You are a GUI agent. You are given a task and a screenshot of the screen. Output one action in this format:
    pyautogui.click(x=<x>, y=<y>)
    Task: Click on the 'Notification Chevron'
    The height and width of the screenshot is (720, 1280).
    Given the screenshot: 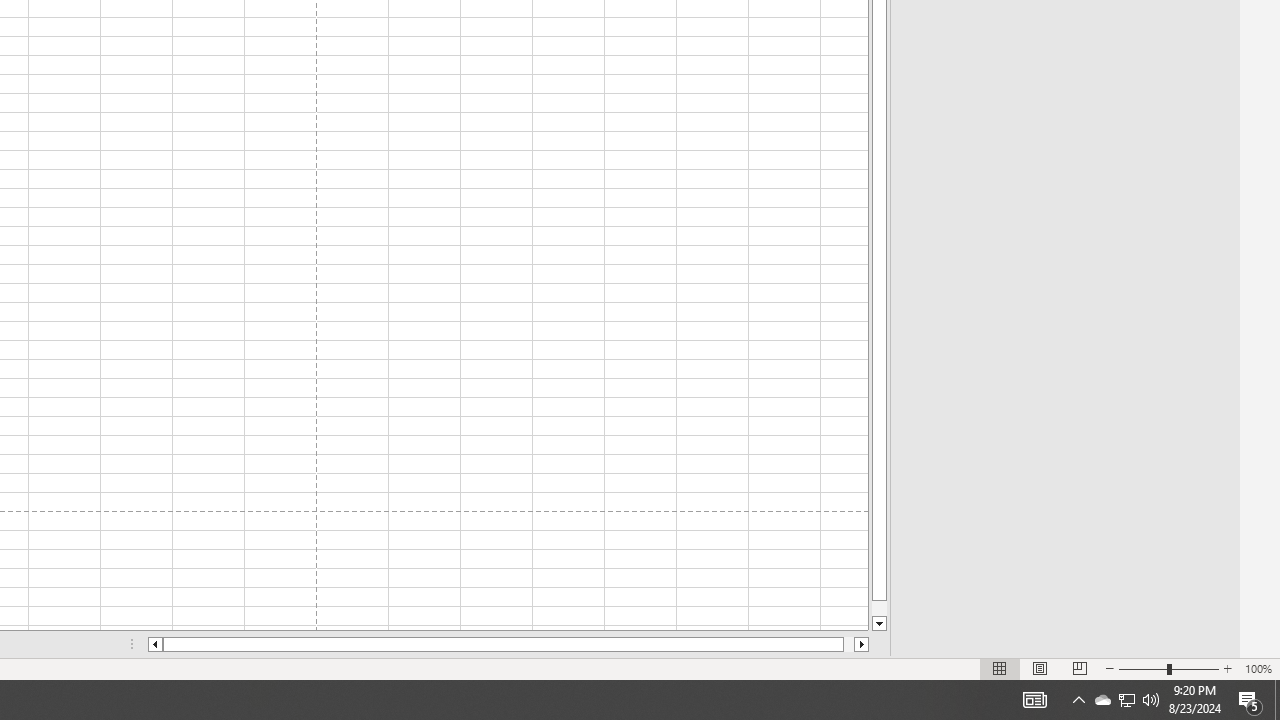 What is the action you would take?
    pyautogui.click(x=1078, y=698)
    